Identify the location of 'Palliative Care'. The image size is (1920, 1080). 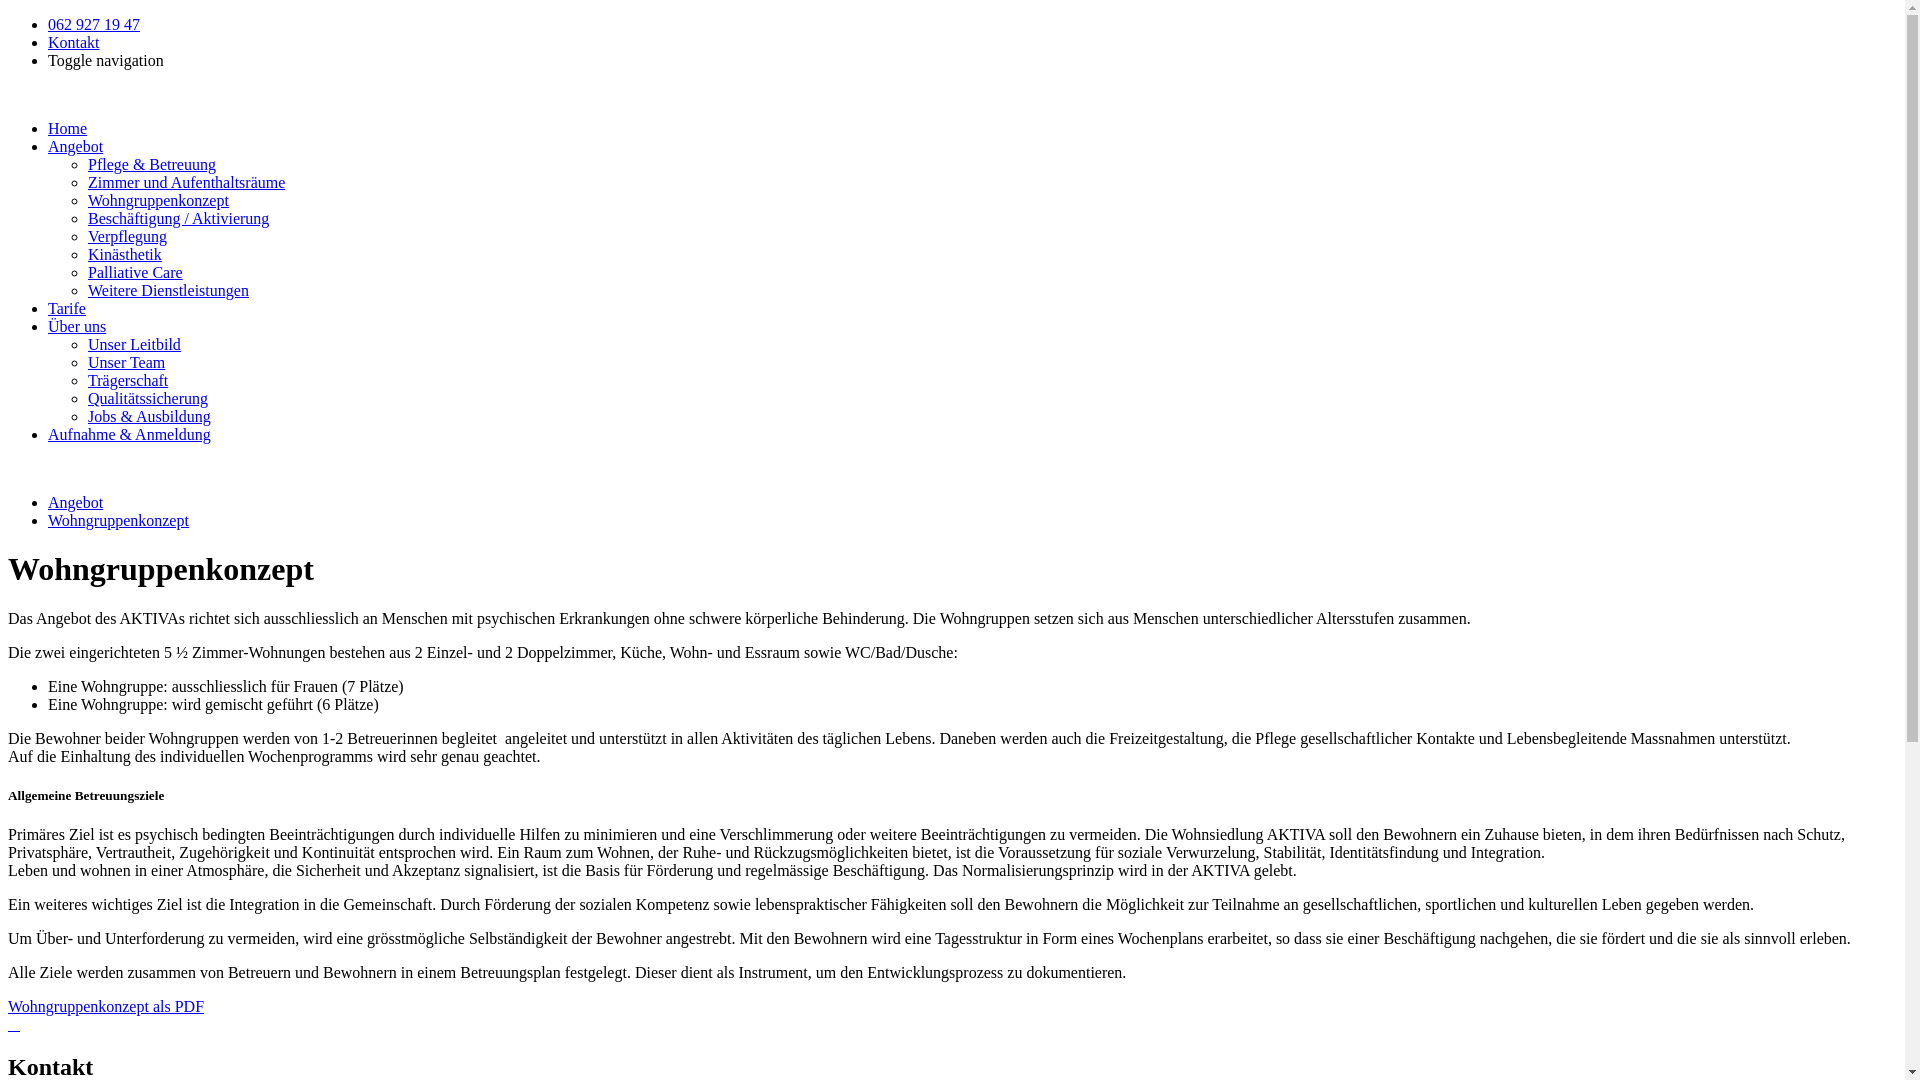
(86, 272).